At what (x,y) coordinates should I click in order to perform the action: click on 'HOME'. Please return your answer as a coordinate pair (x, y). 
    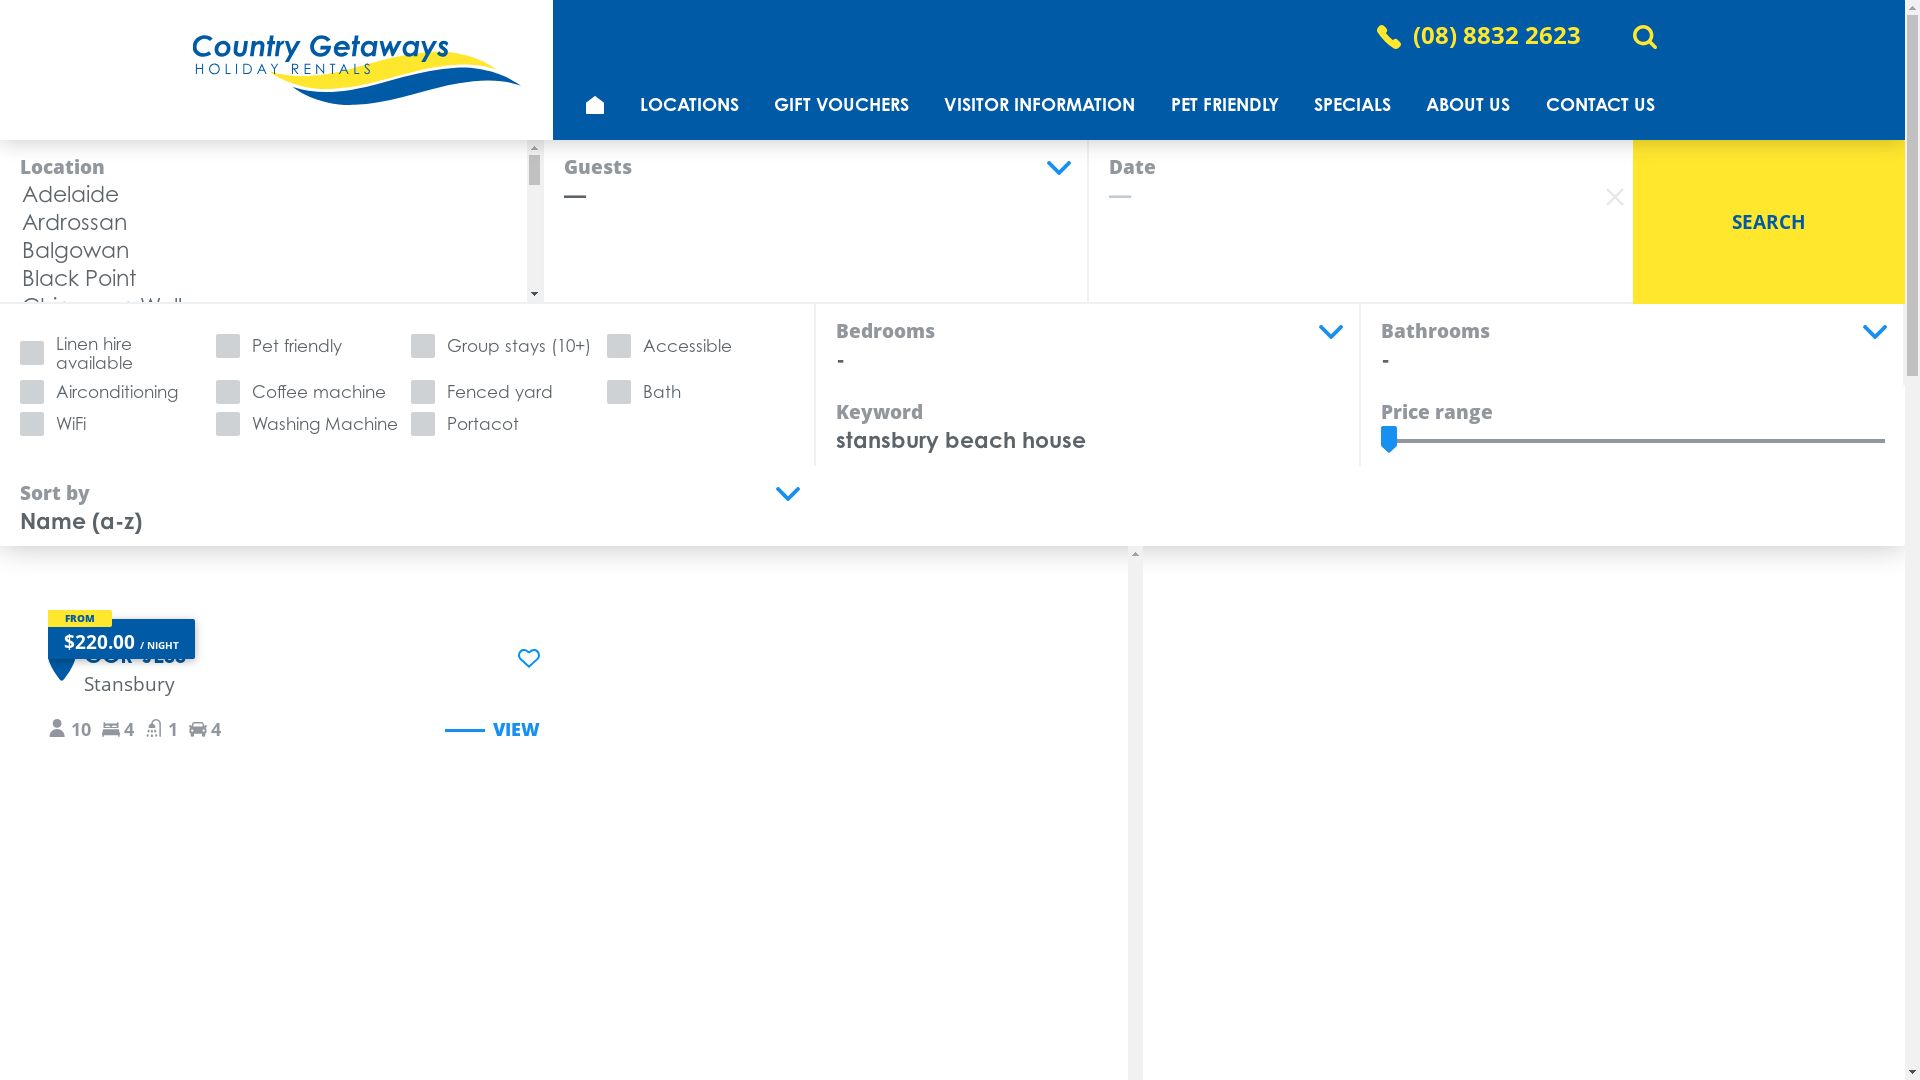
    Looking at the image, I should click on (593, 104).